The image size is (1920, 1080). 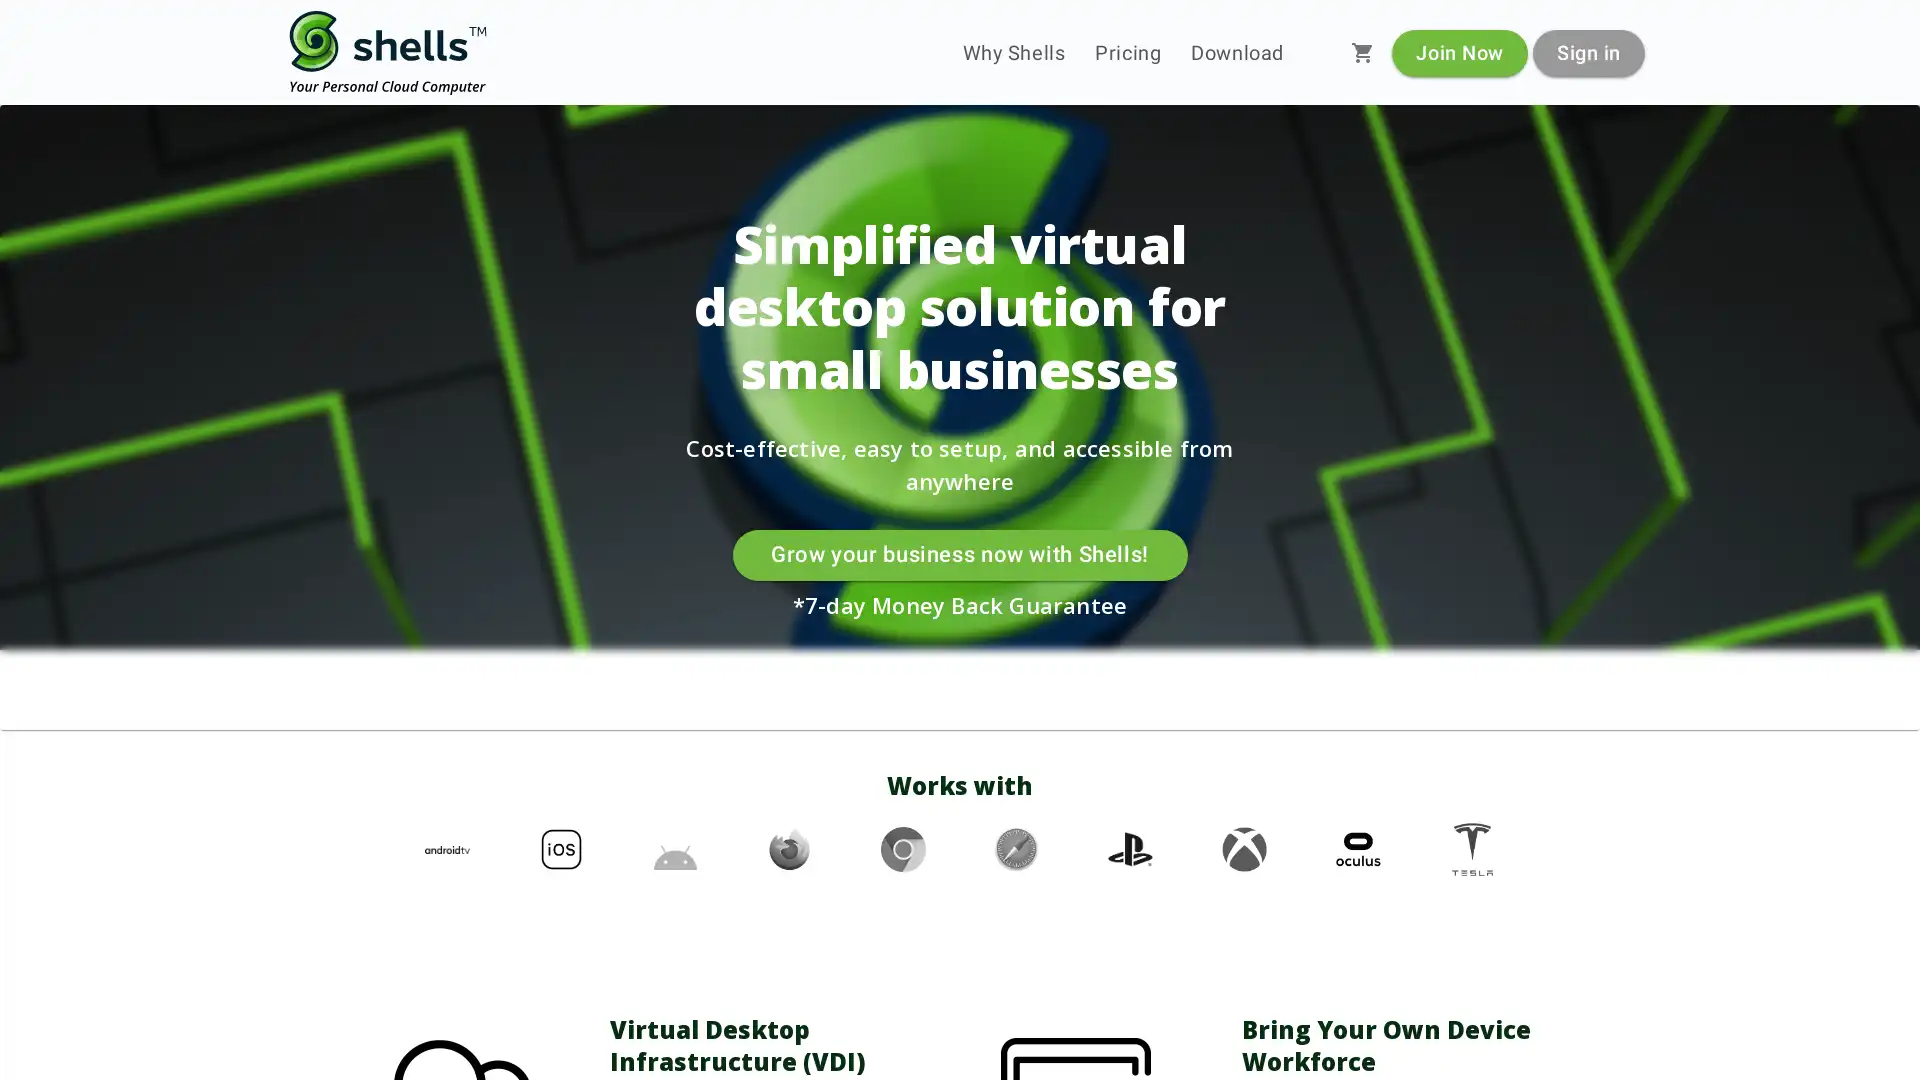 What do you see at coordinates (1236, 52) in the screenshot?
I see `Download` at bounding box center [1236, 52].